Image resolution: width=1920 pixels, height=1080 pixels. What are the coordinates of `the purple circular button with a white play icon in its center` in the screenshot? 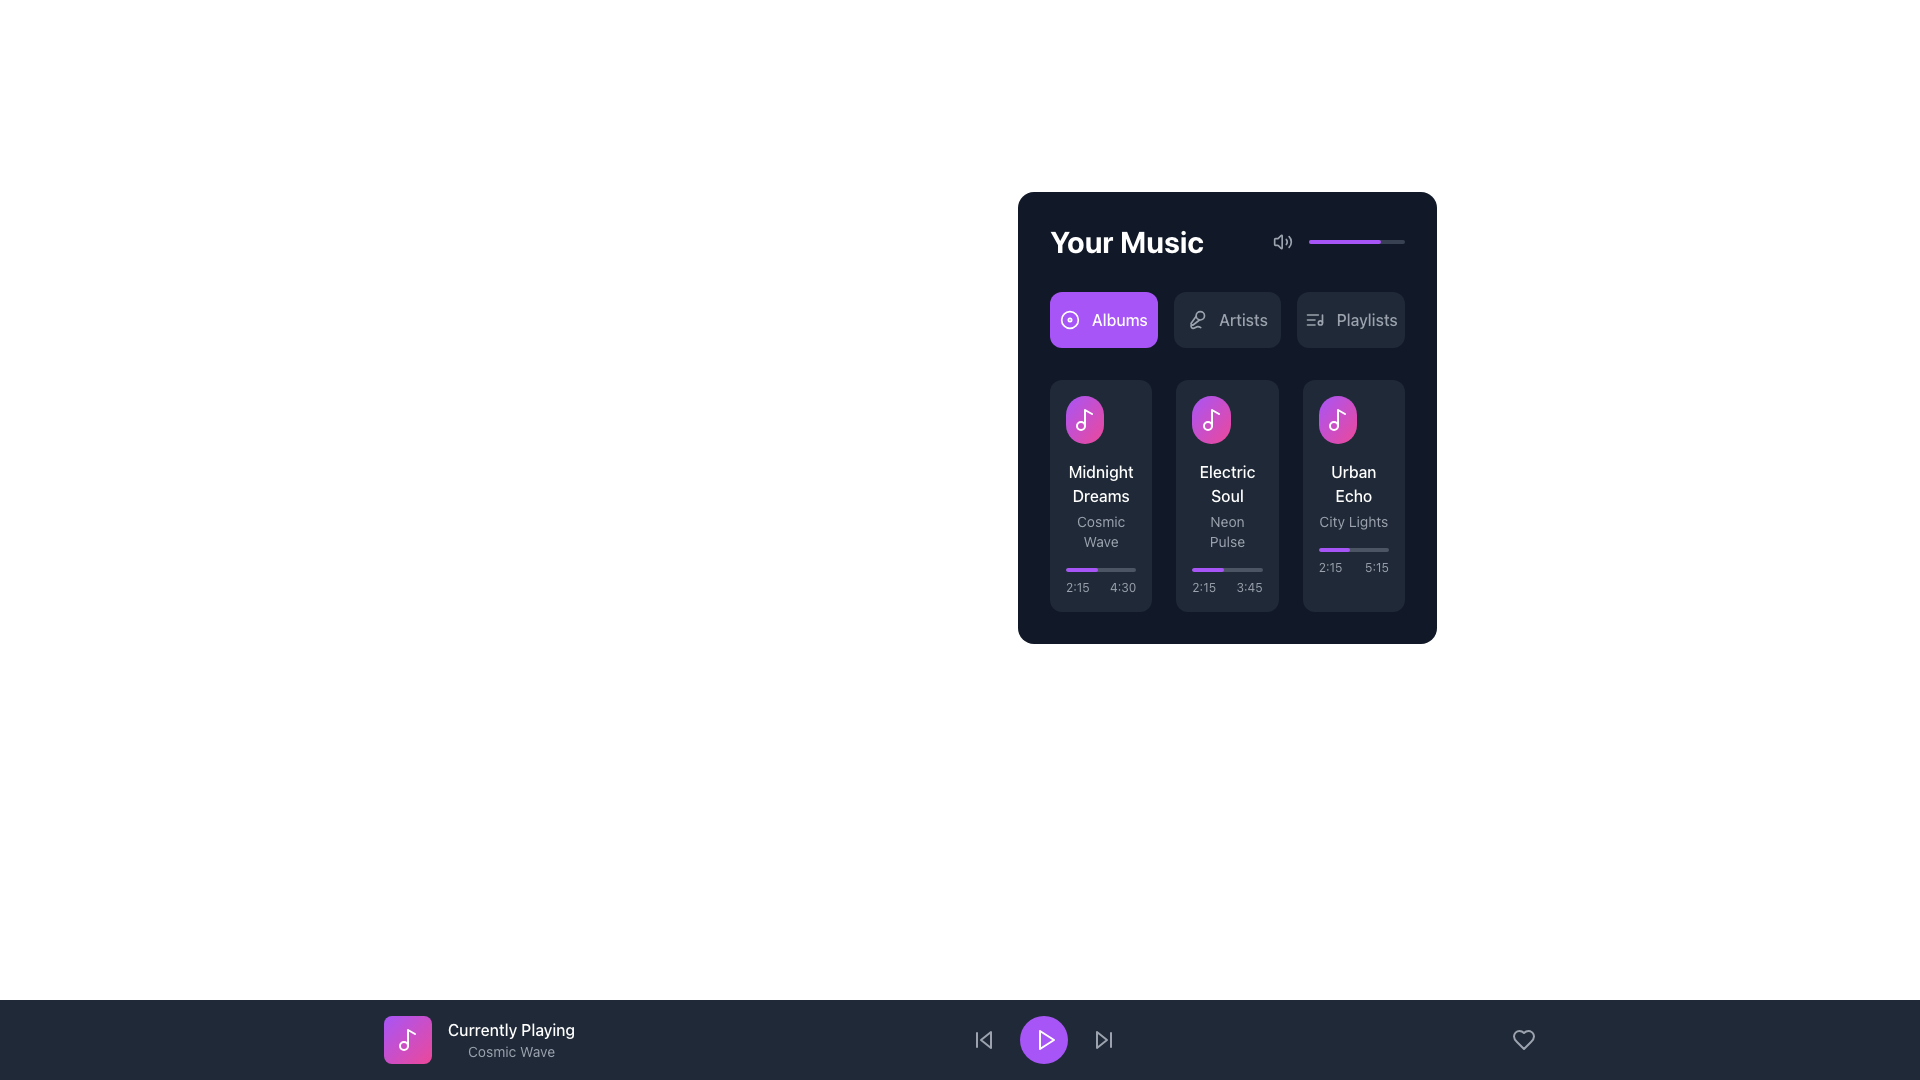 It's located at (1042, 1039).